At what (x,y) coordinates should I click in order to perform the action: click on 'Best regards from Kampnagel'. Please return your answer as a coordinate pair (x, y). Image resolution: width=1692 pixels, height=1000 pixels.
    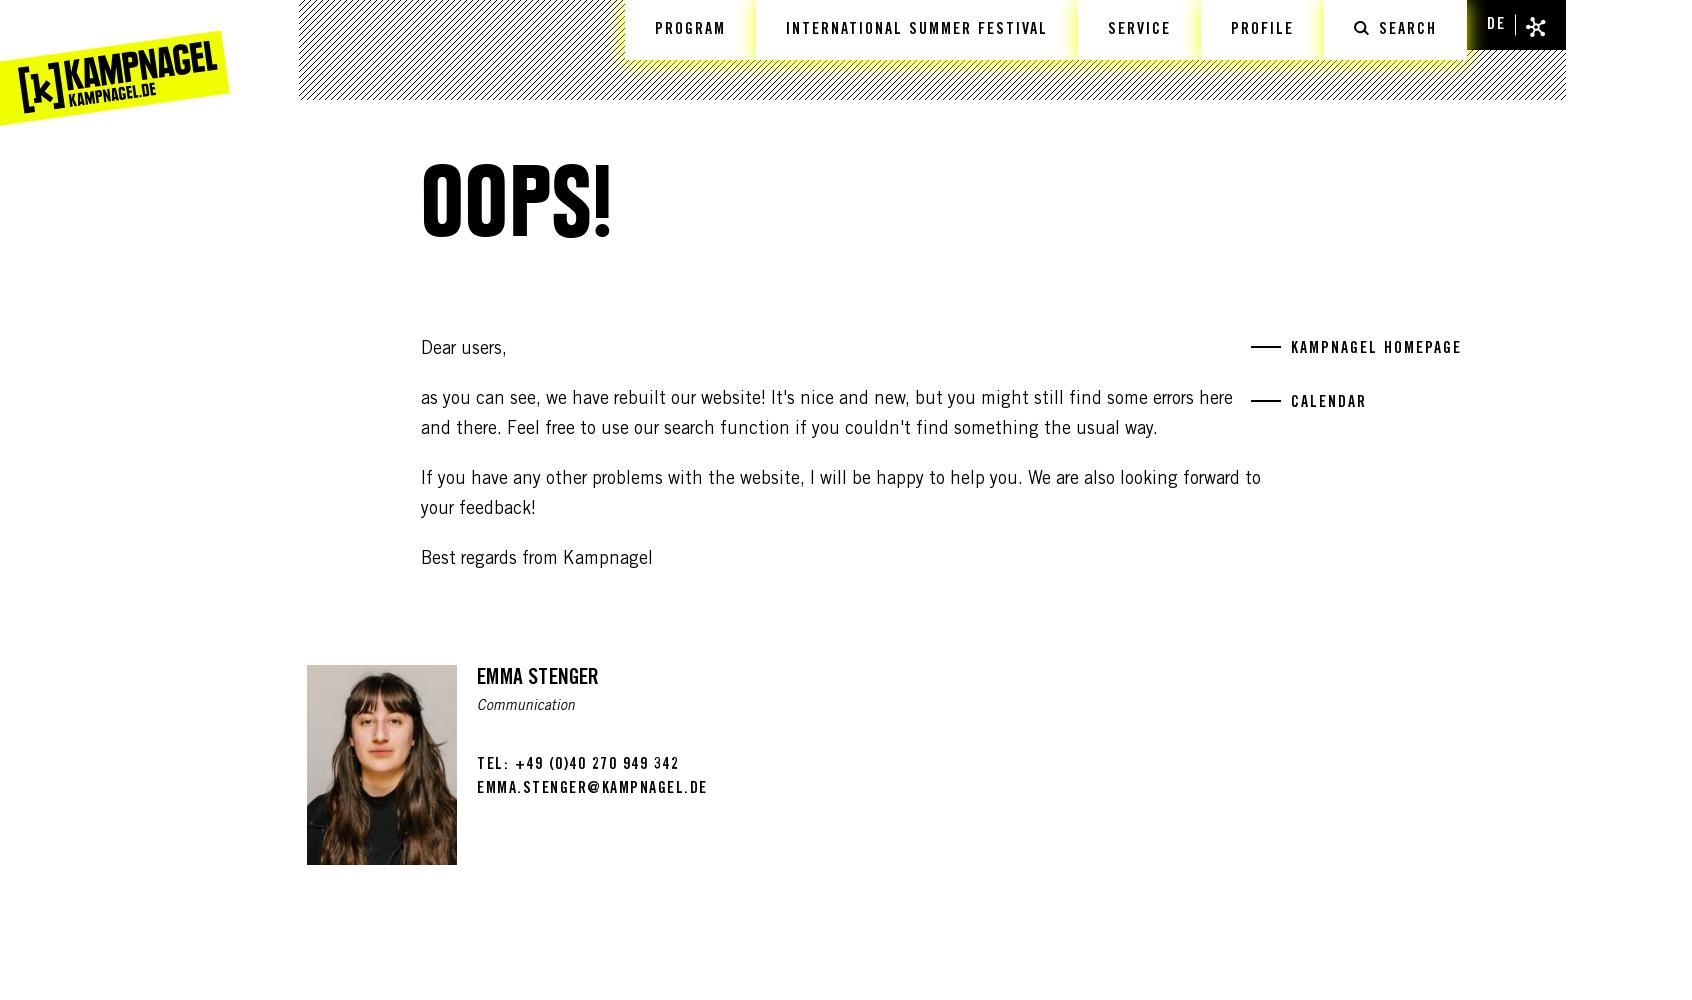
    Looking at the image, I should click on (419, 560).